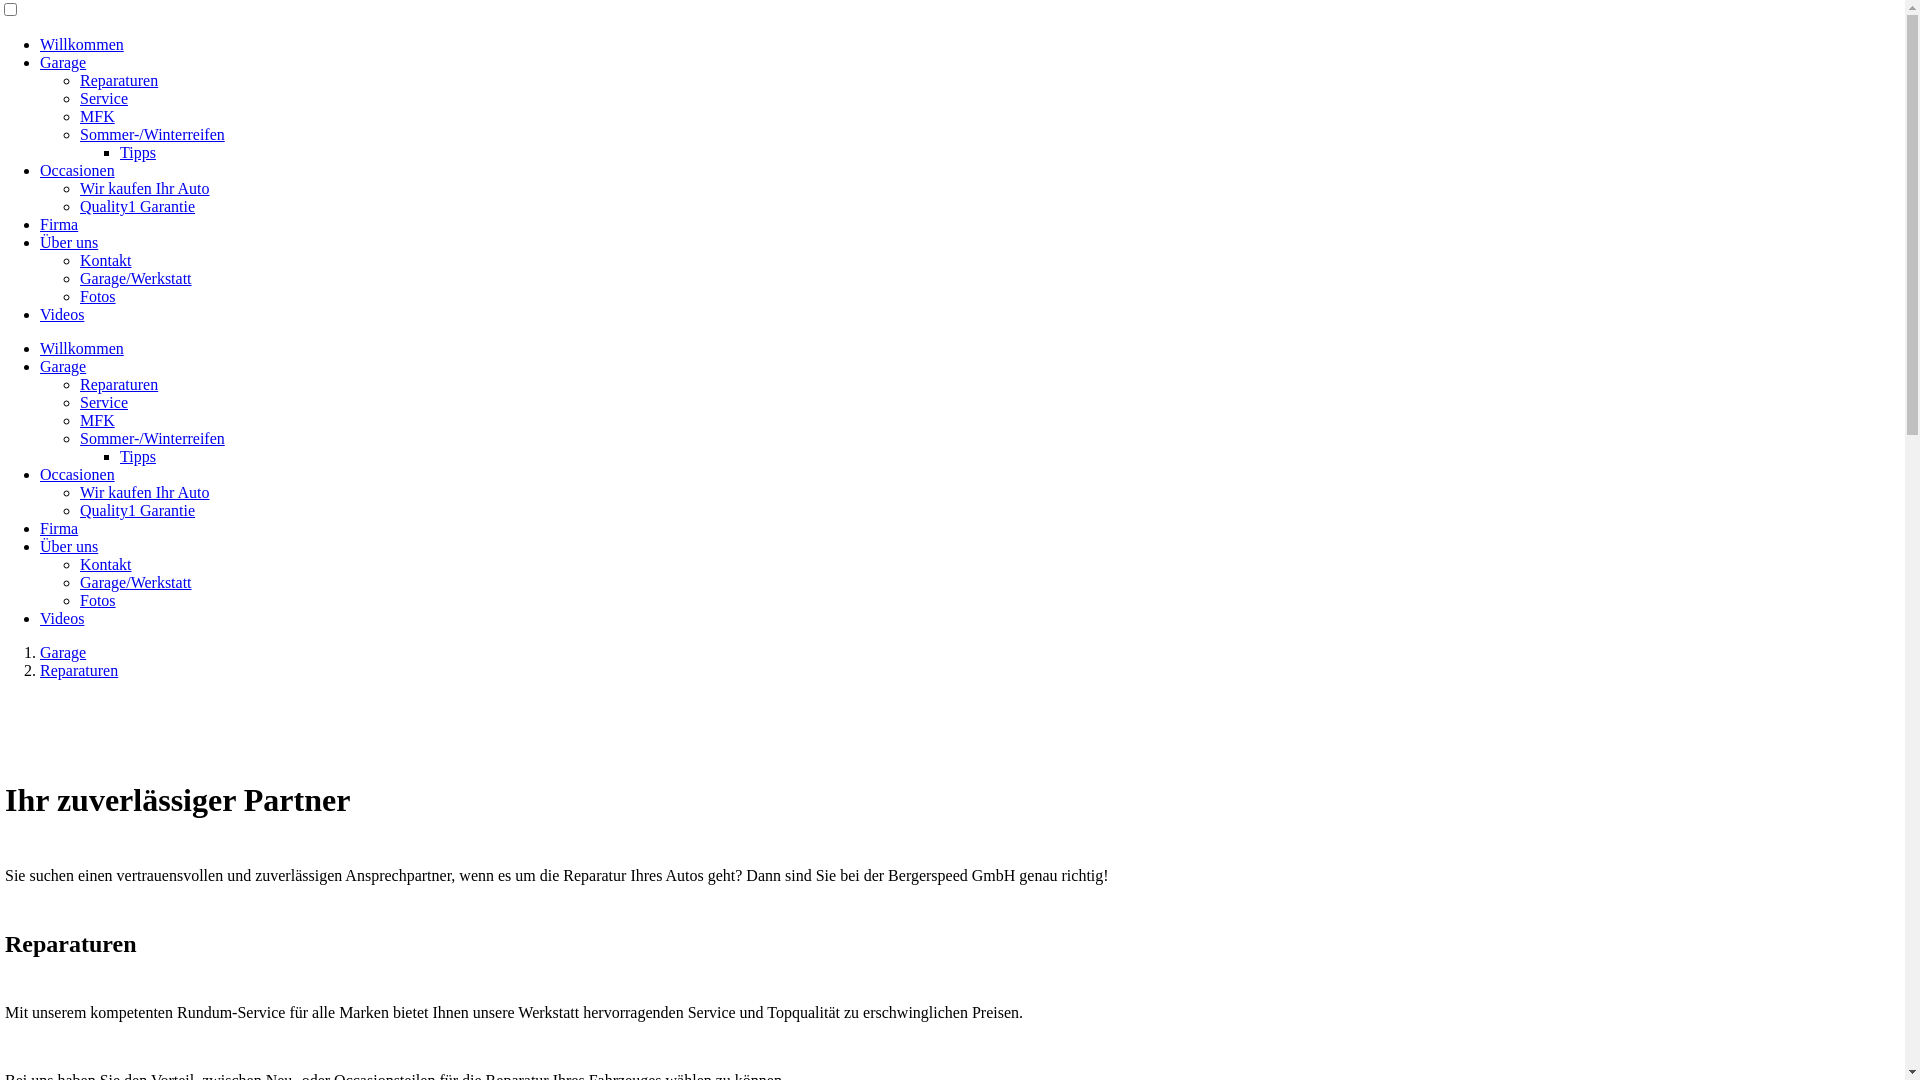 The image size is (1920, 1080). I want to click on 'Sommer-/Winterreifen', so click(151, 437).